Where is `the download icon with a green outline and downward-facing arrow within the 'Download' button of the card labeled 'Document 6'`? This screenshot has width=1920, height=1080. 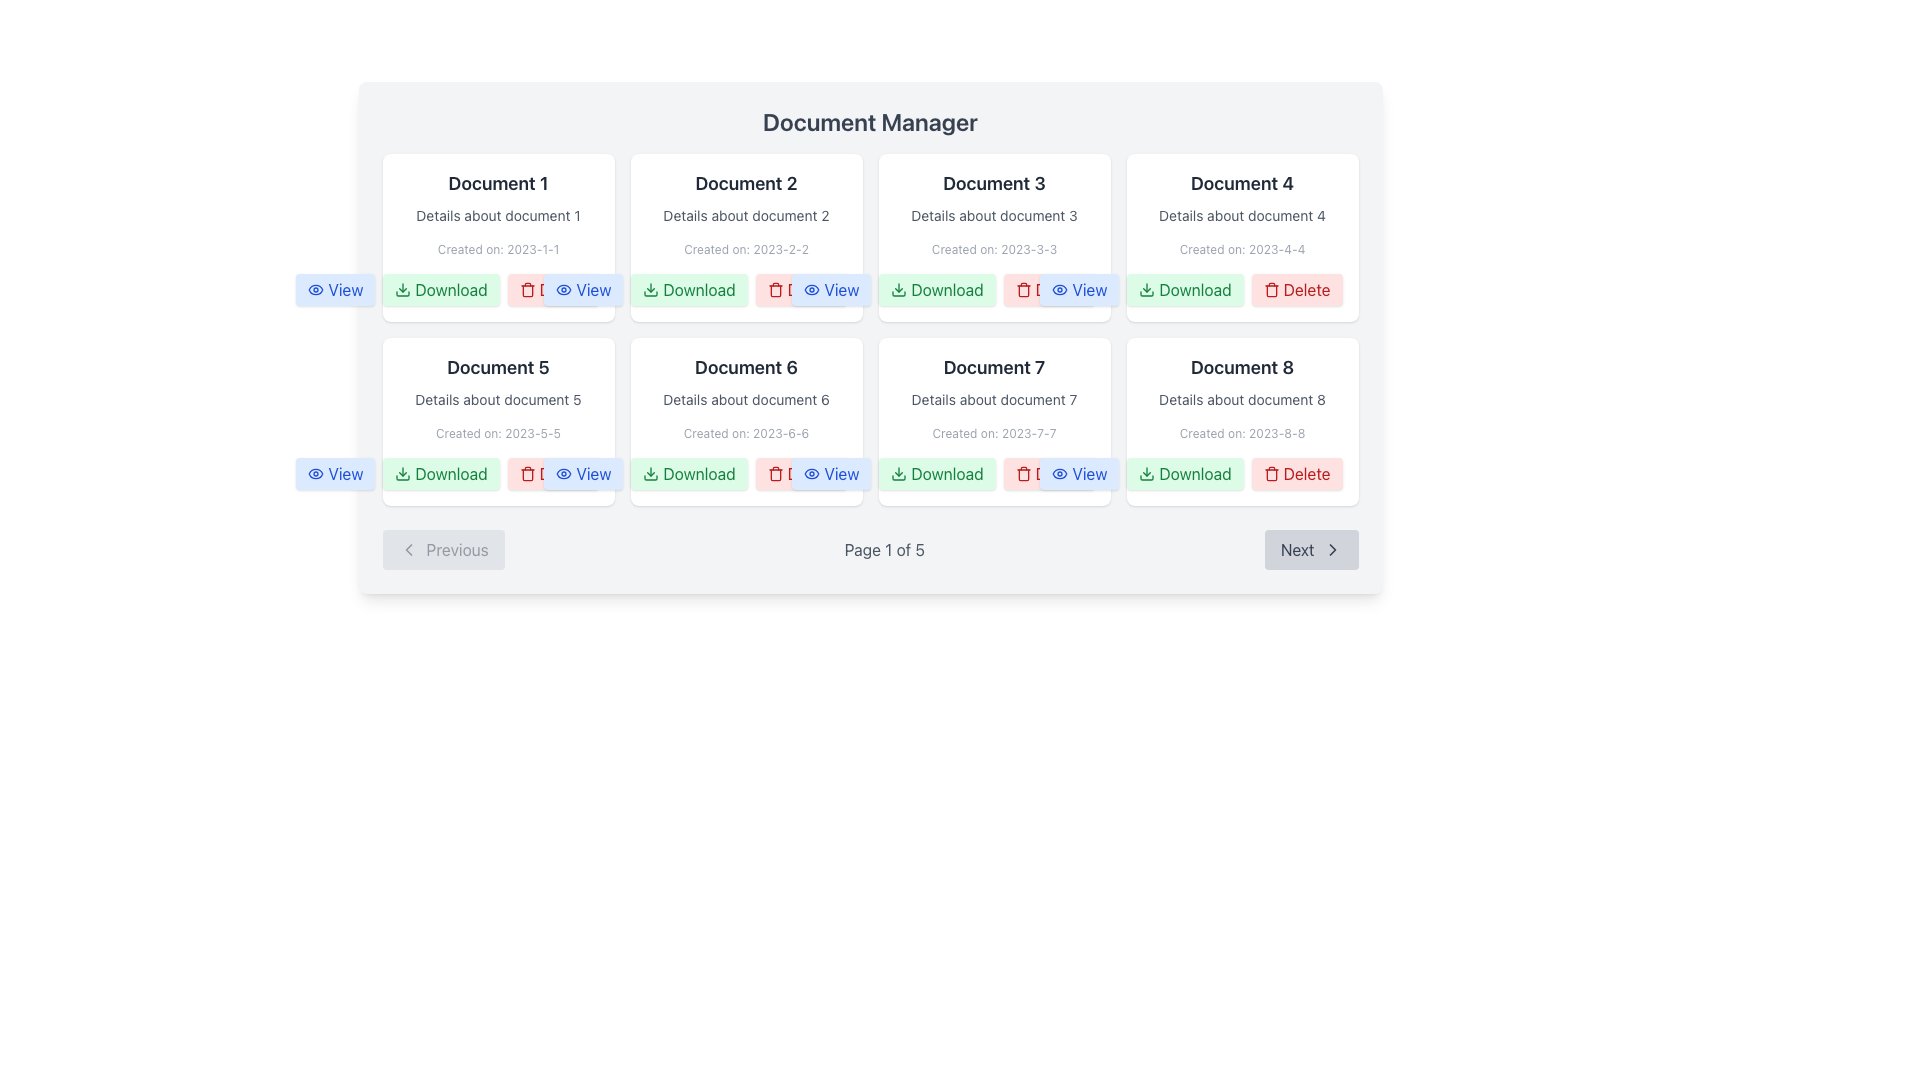 the download icon with a green outline and downward-facing arrow within the 'Download' button of the card labeled 'Document 6' is located at coordinates (651, 474).